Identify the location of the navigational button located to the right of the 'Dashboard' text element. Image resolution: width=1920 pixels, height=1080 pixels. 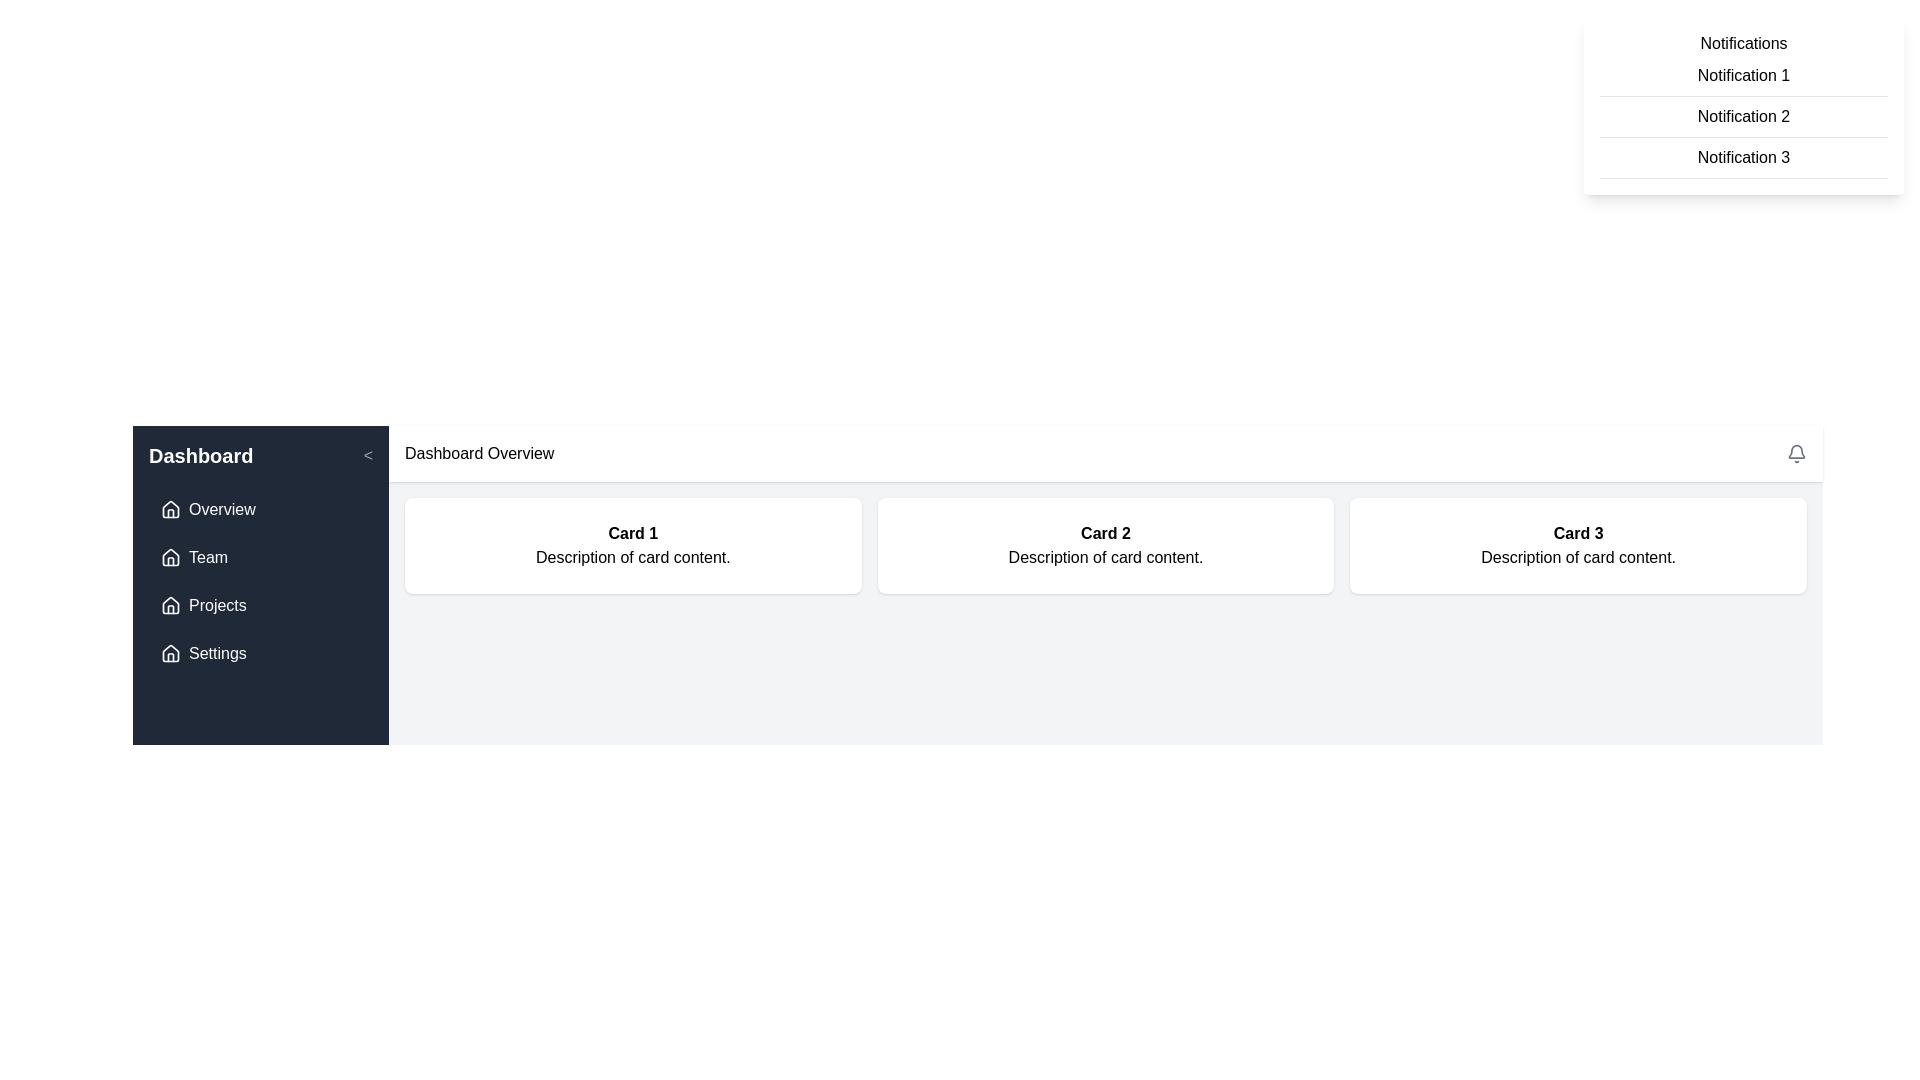
(368, 455).